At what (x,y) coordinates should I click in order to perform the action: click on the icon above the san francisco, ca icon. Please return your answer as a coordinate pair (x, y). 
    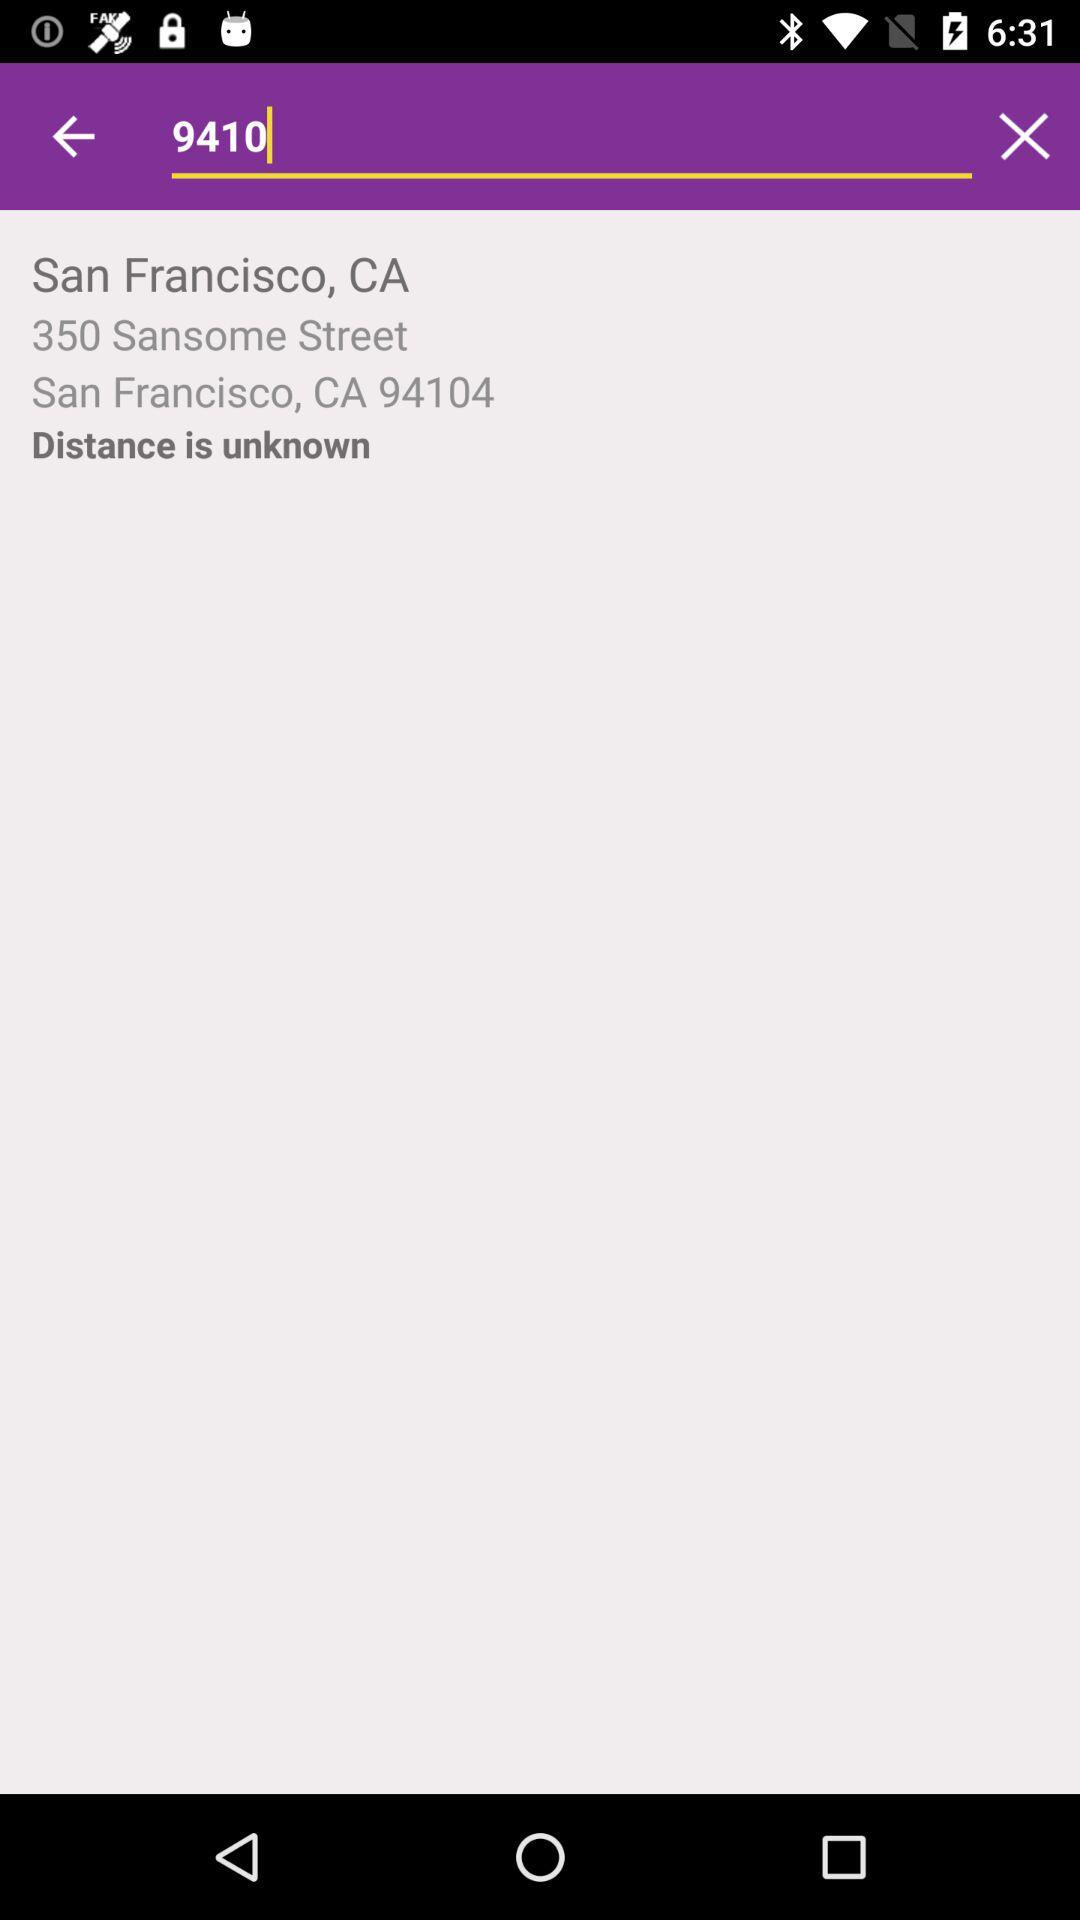
    Looking at the image, I should click on (571, 135).